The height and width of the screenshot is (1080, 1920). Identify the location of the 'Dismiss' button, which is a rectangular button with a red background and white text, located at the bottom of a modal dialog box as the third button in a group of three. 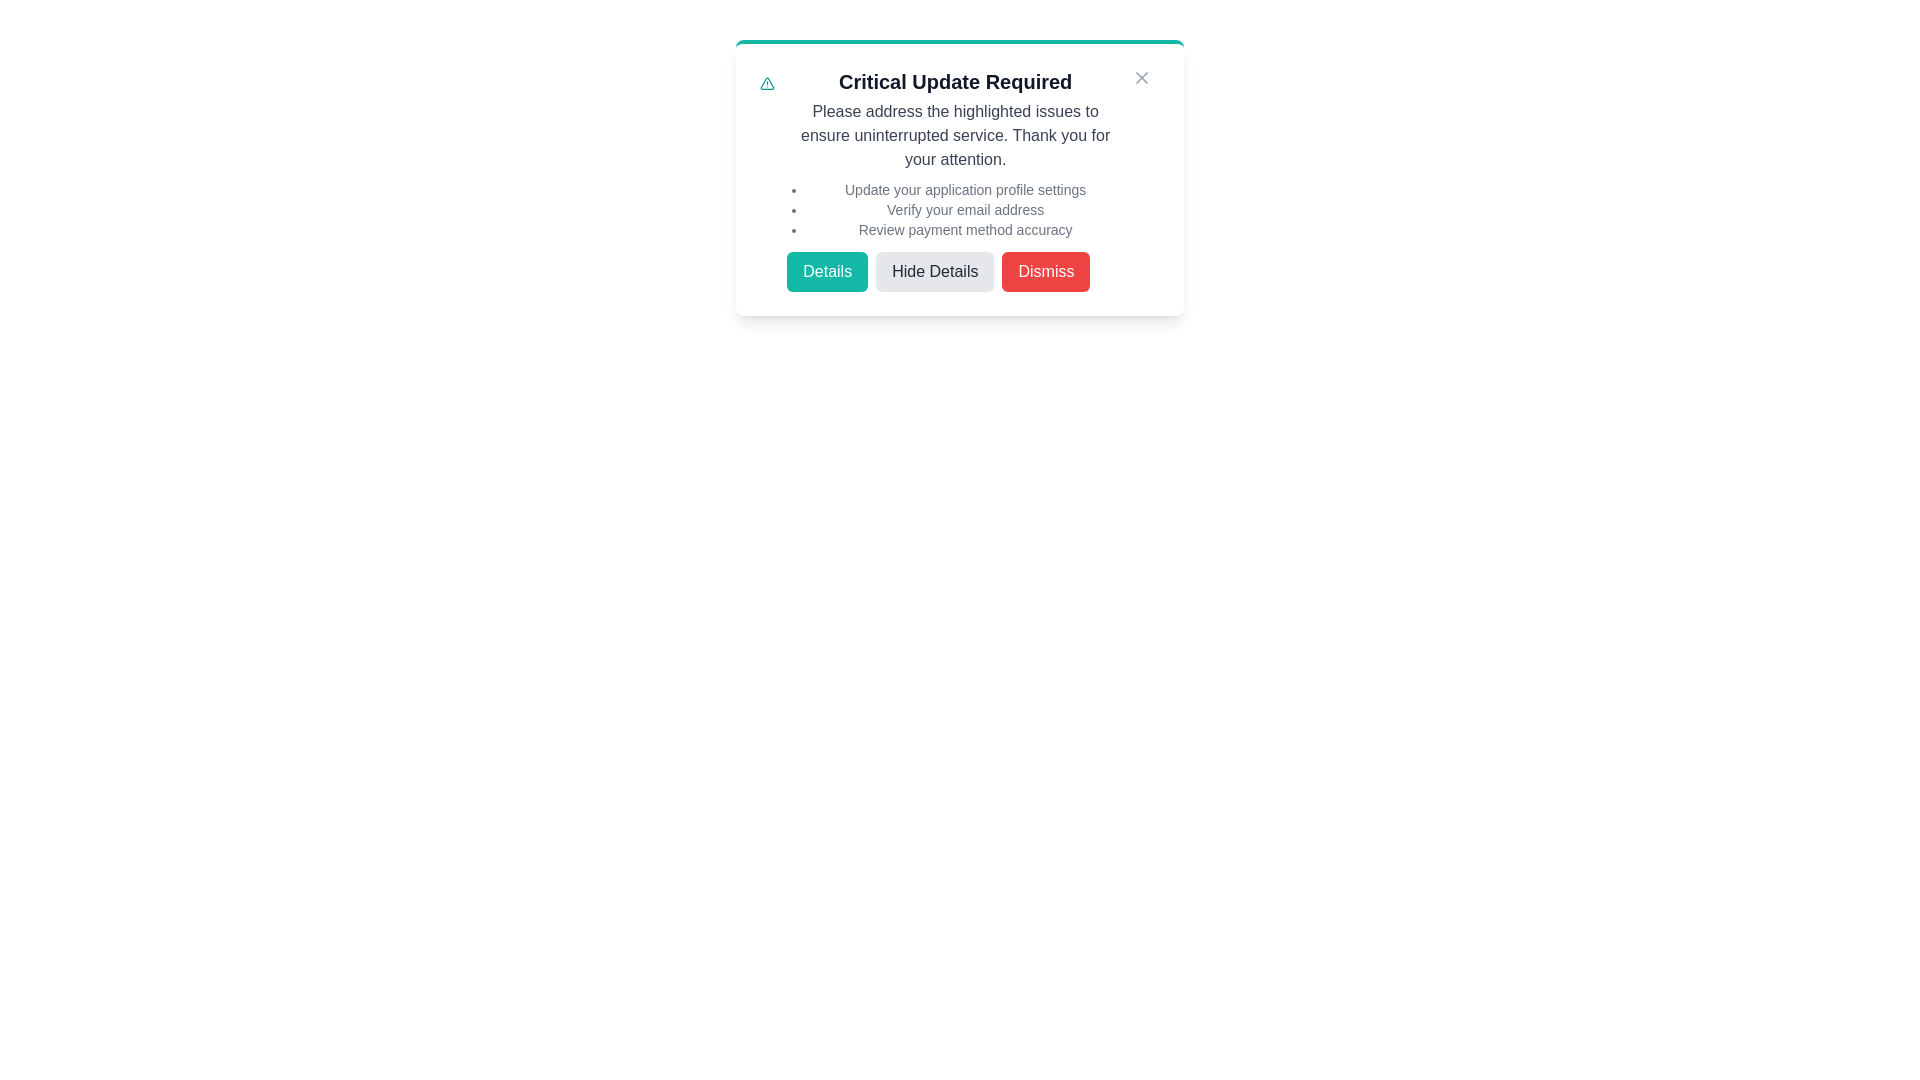
(1045, 272).